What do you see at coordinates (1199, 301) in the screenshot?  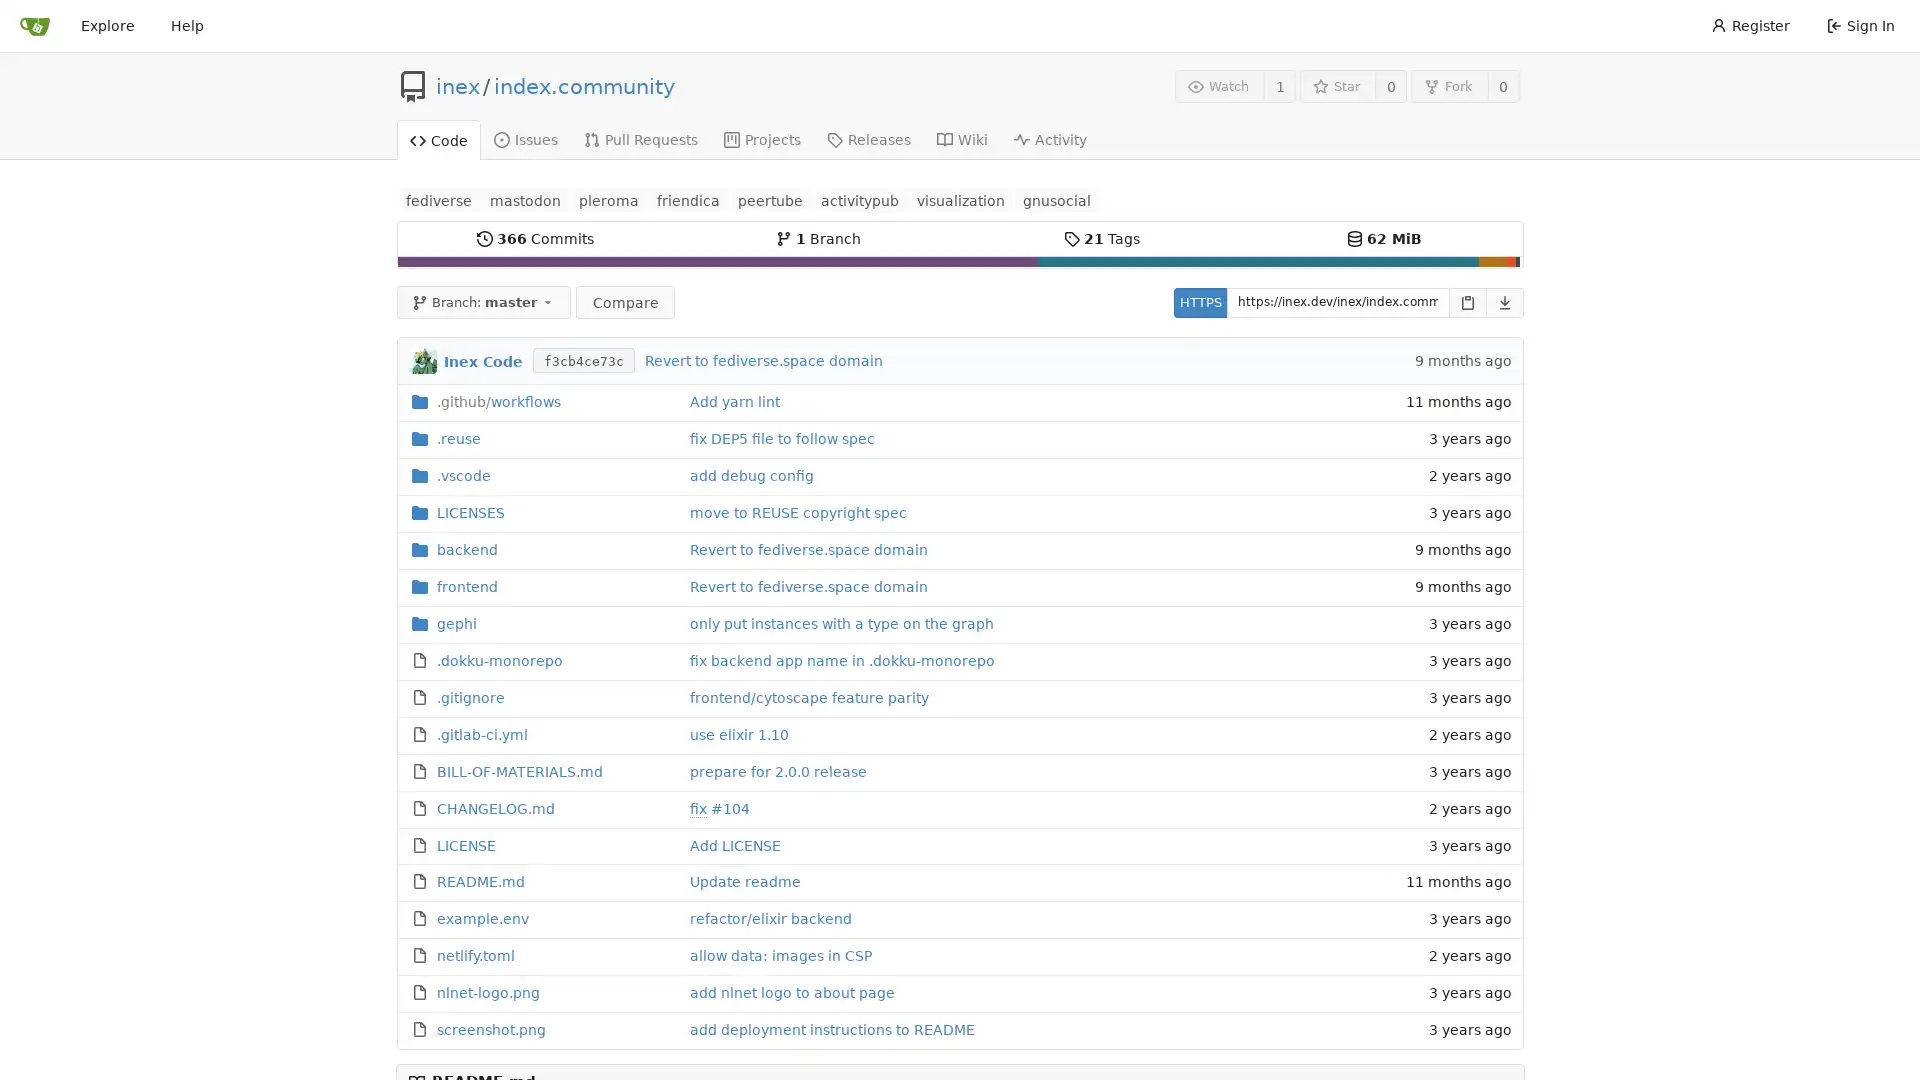 I see `HTTPS` at bounding box center [1199, 301].